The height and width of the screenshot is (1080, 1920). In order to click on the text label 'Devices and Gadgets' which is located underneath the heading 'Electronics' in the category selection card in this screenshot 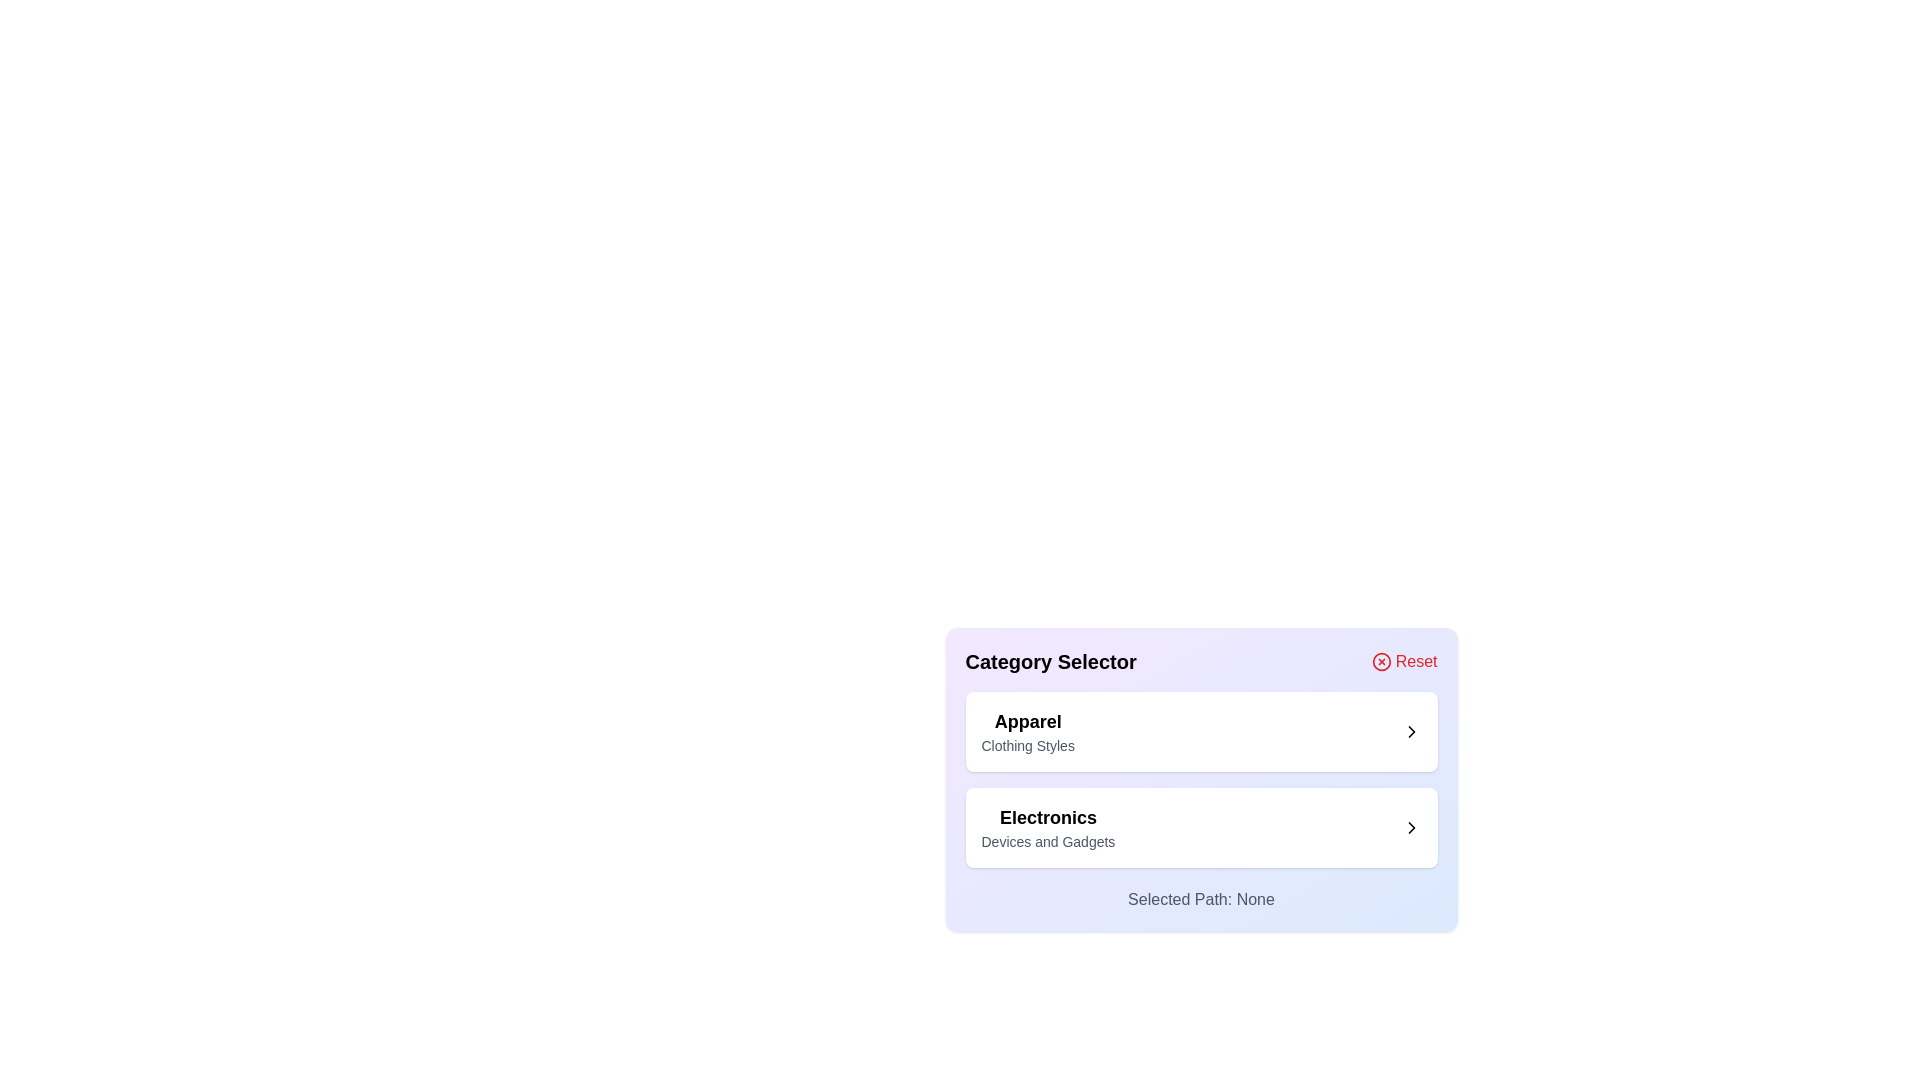, I will do `click(1047, 841)`.